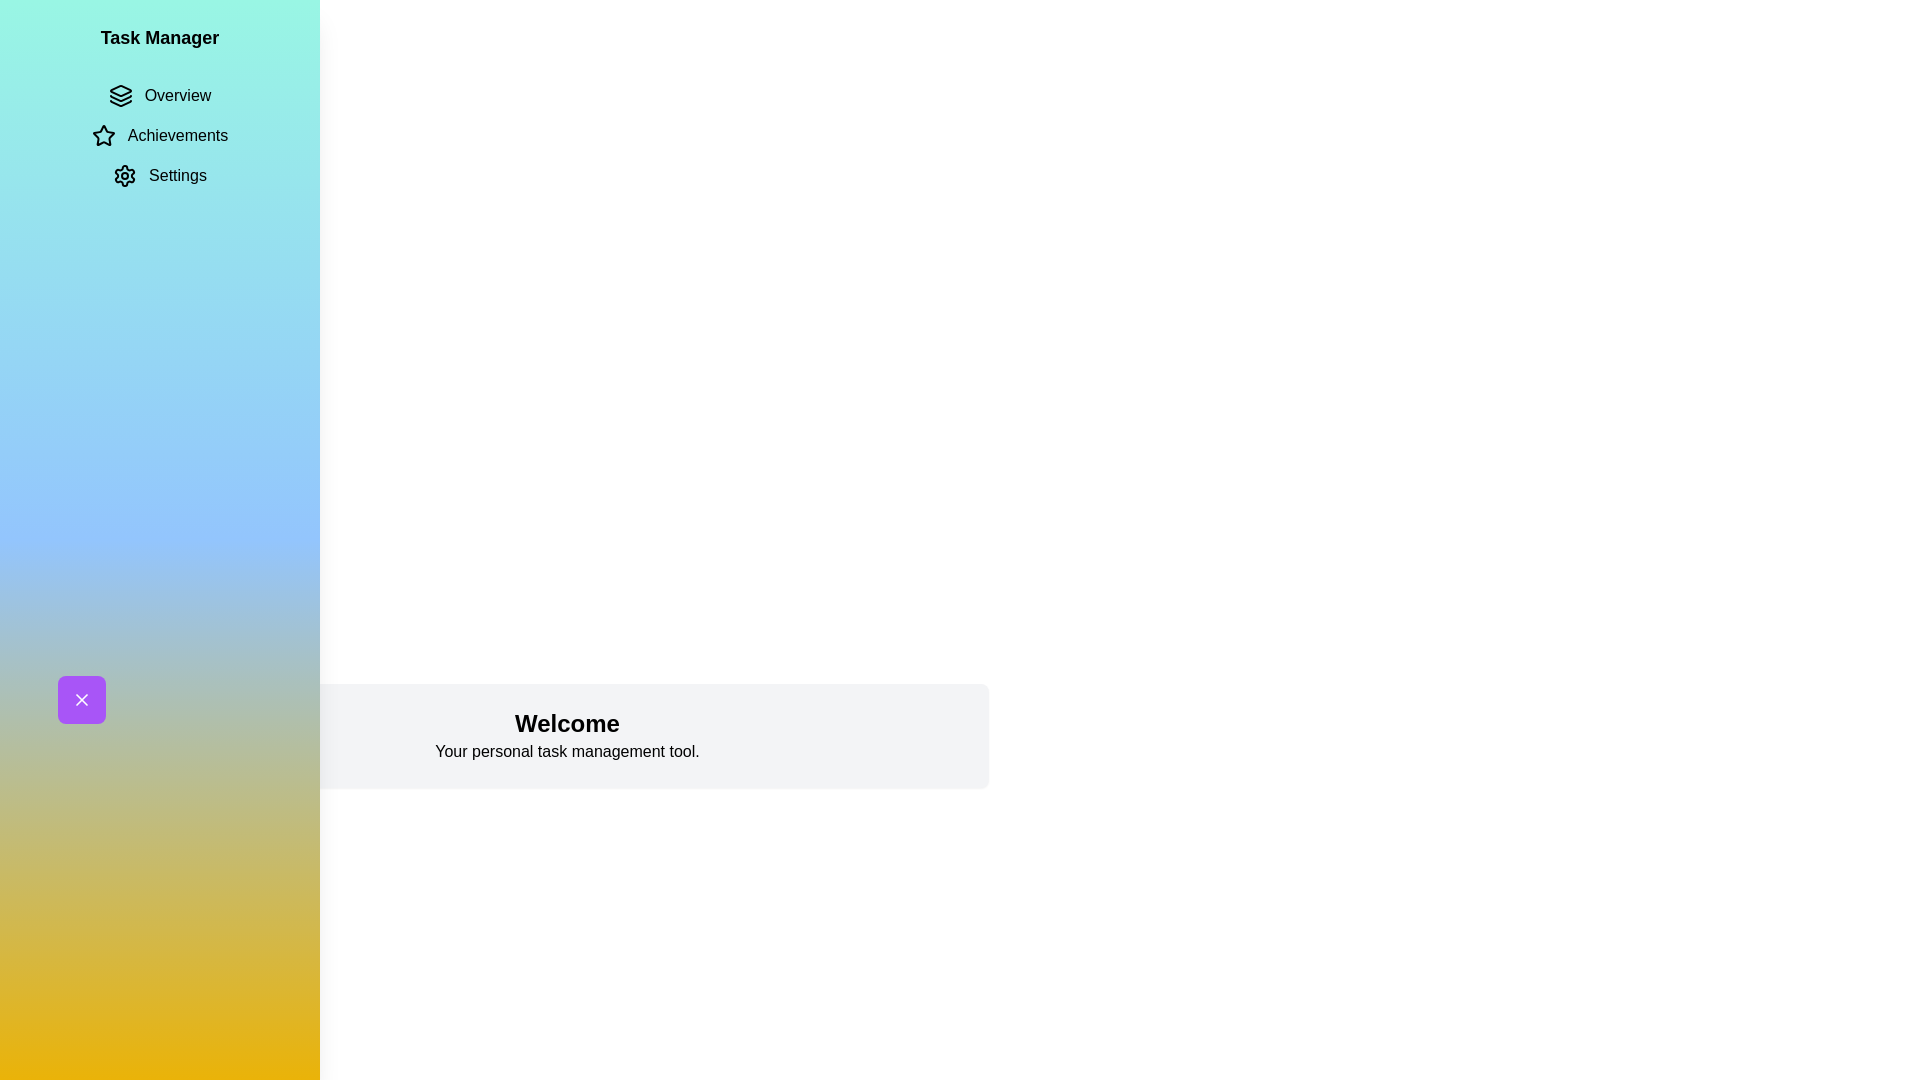  What do you see at coordinates (119, 96) in the screenshot?
I see `the icon located in the left-side navigation menu above the 'Overview' text, which serves as a visual aid for the overview function` at bounding box center [119, 96].